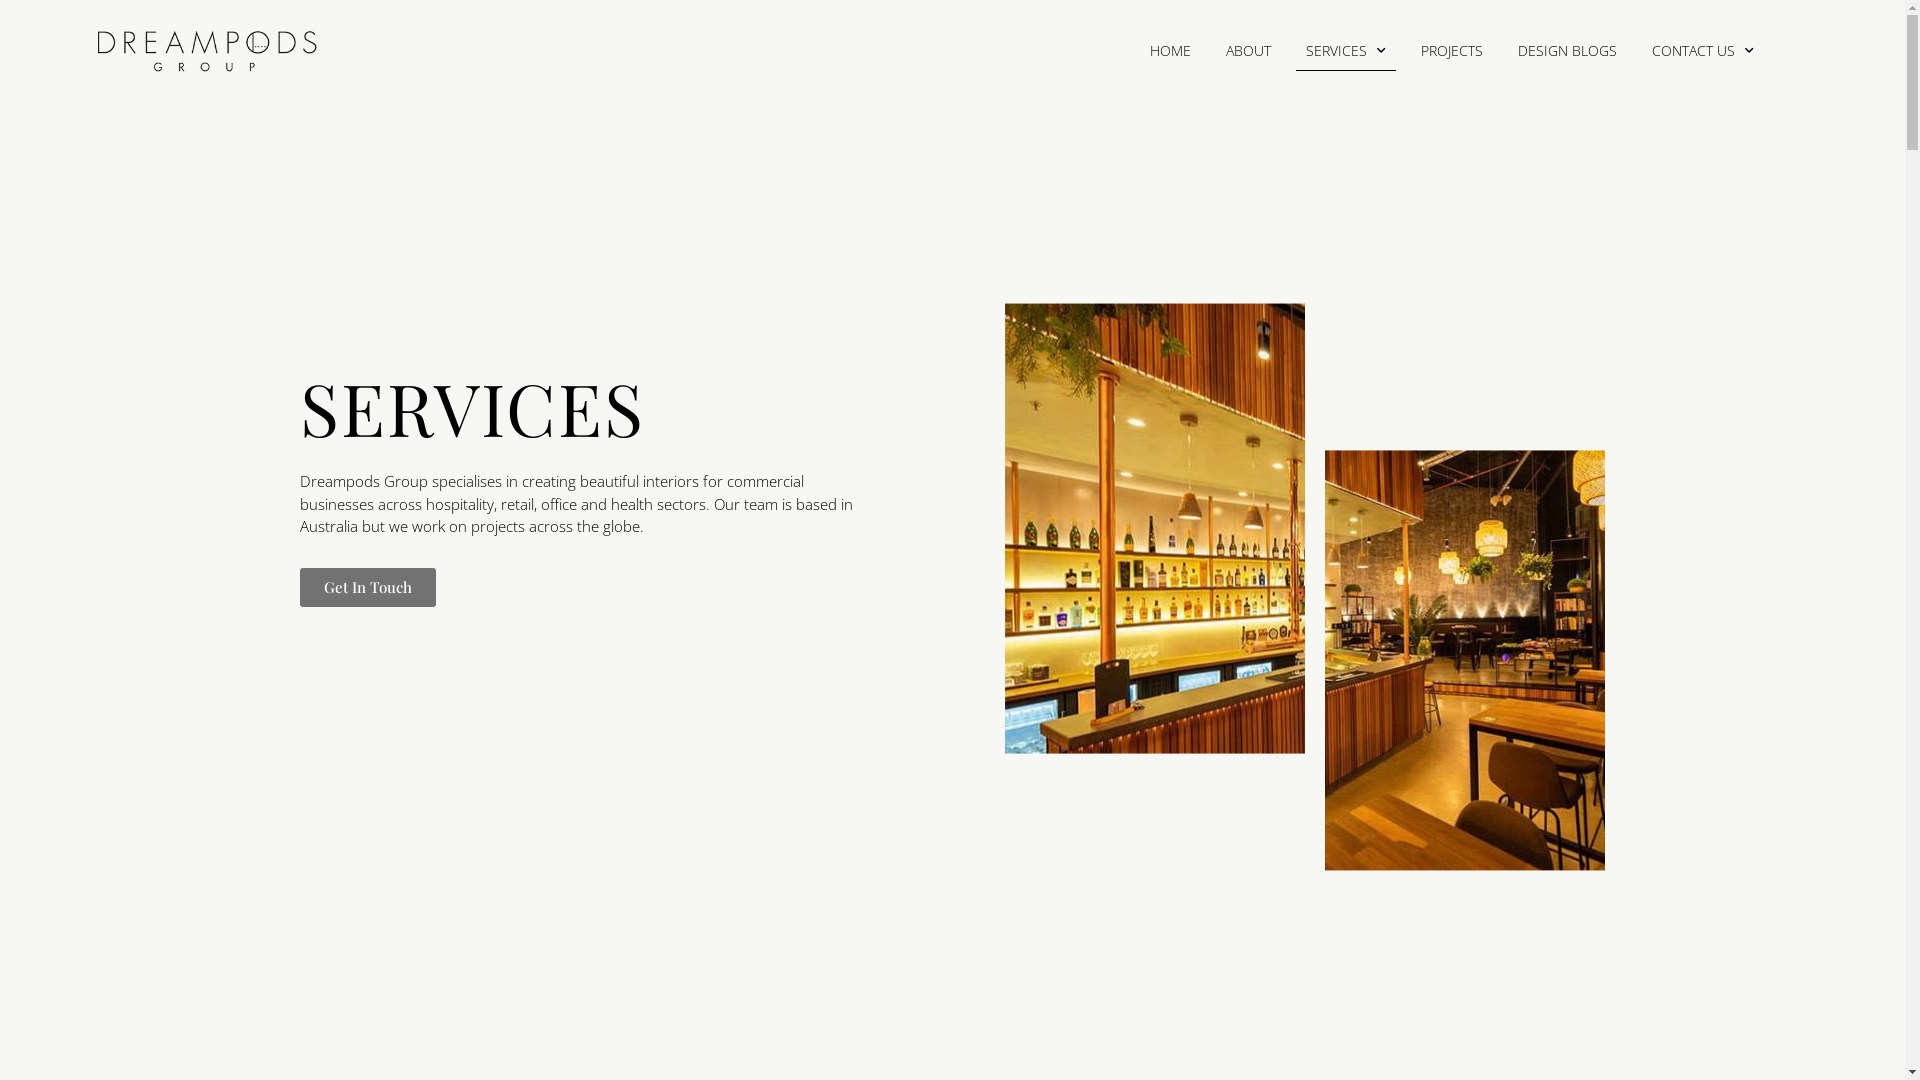  Describe the element at coordinates (298, 586) in the screenshot. I see `'Get In Touch'` at that location.